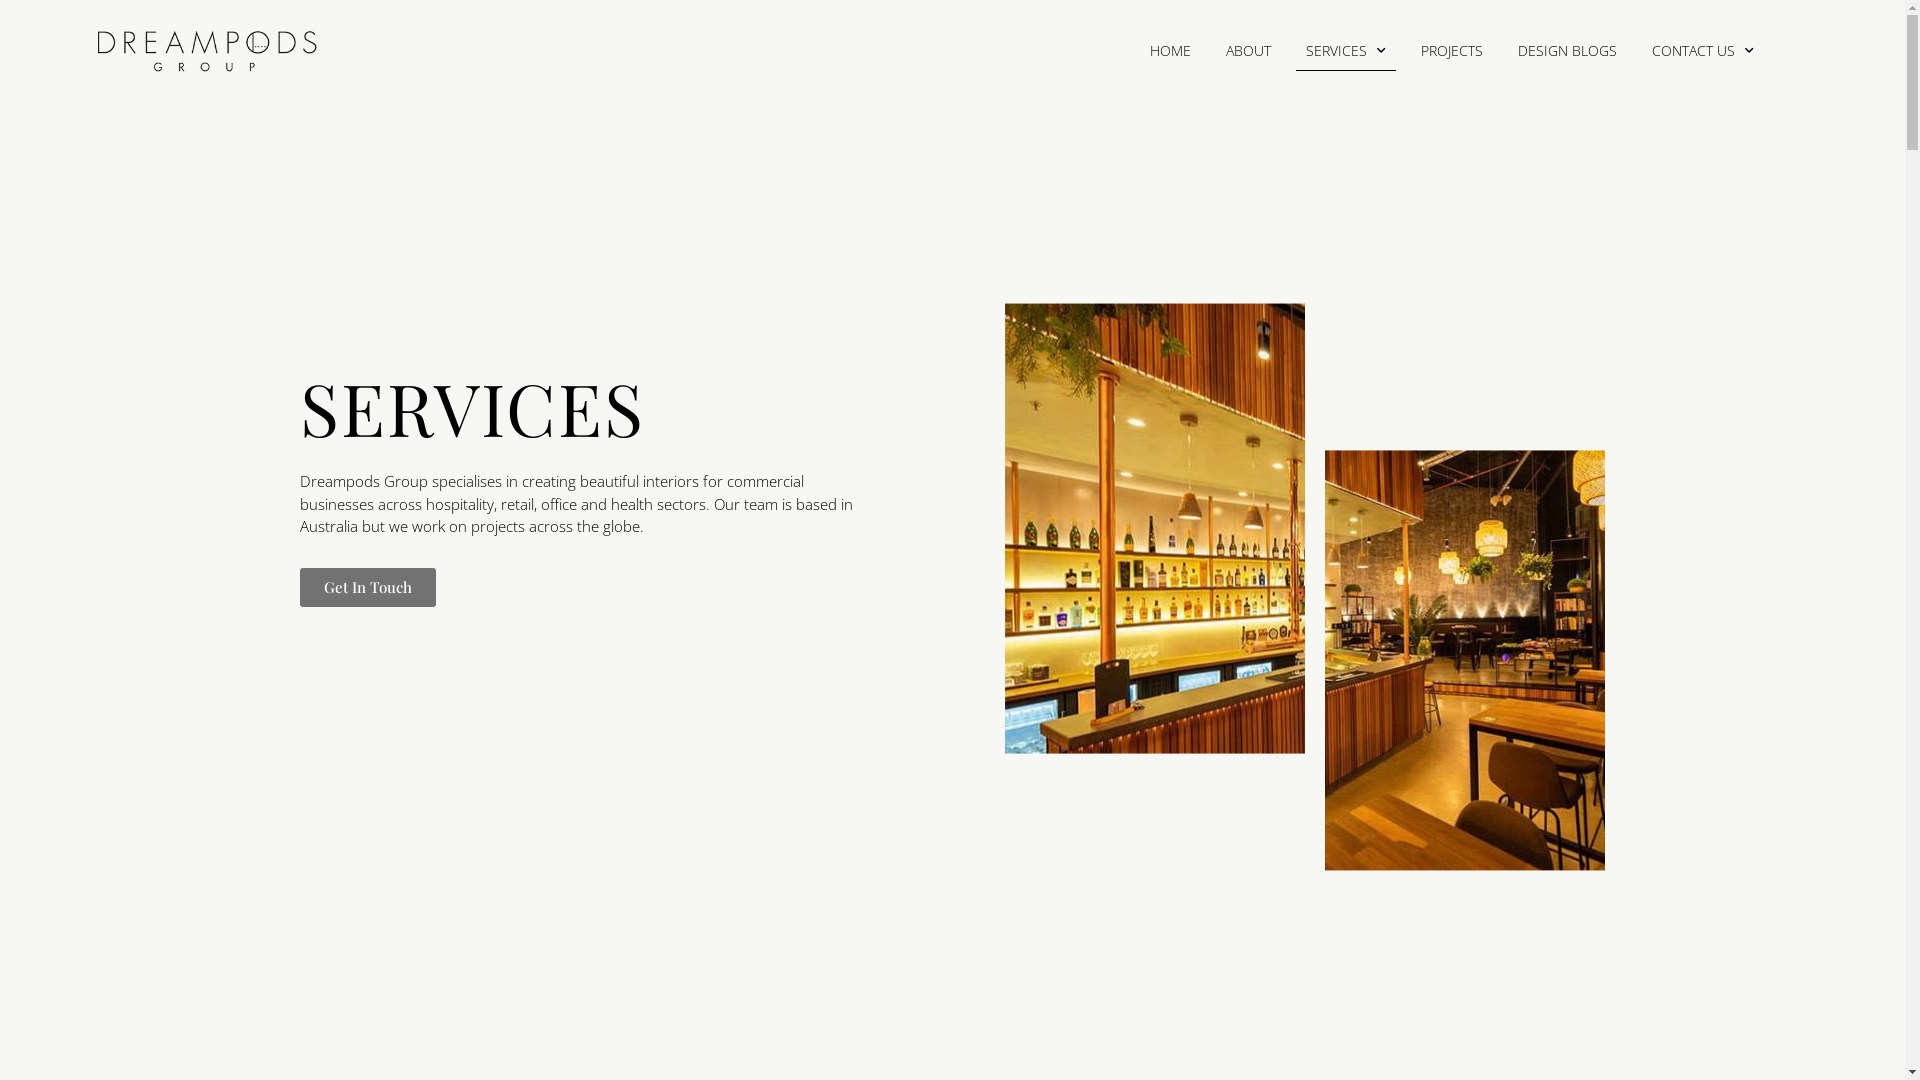  Describe the element at coordinates (298, 586) in the screenshot. I see `'Get In Touch'` at that location.